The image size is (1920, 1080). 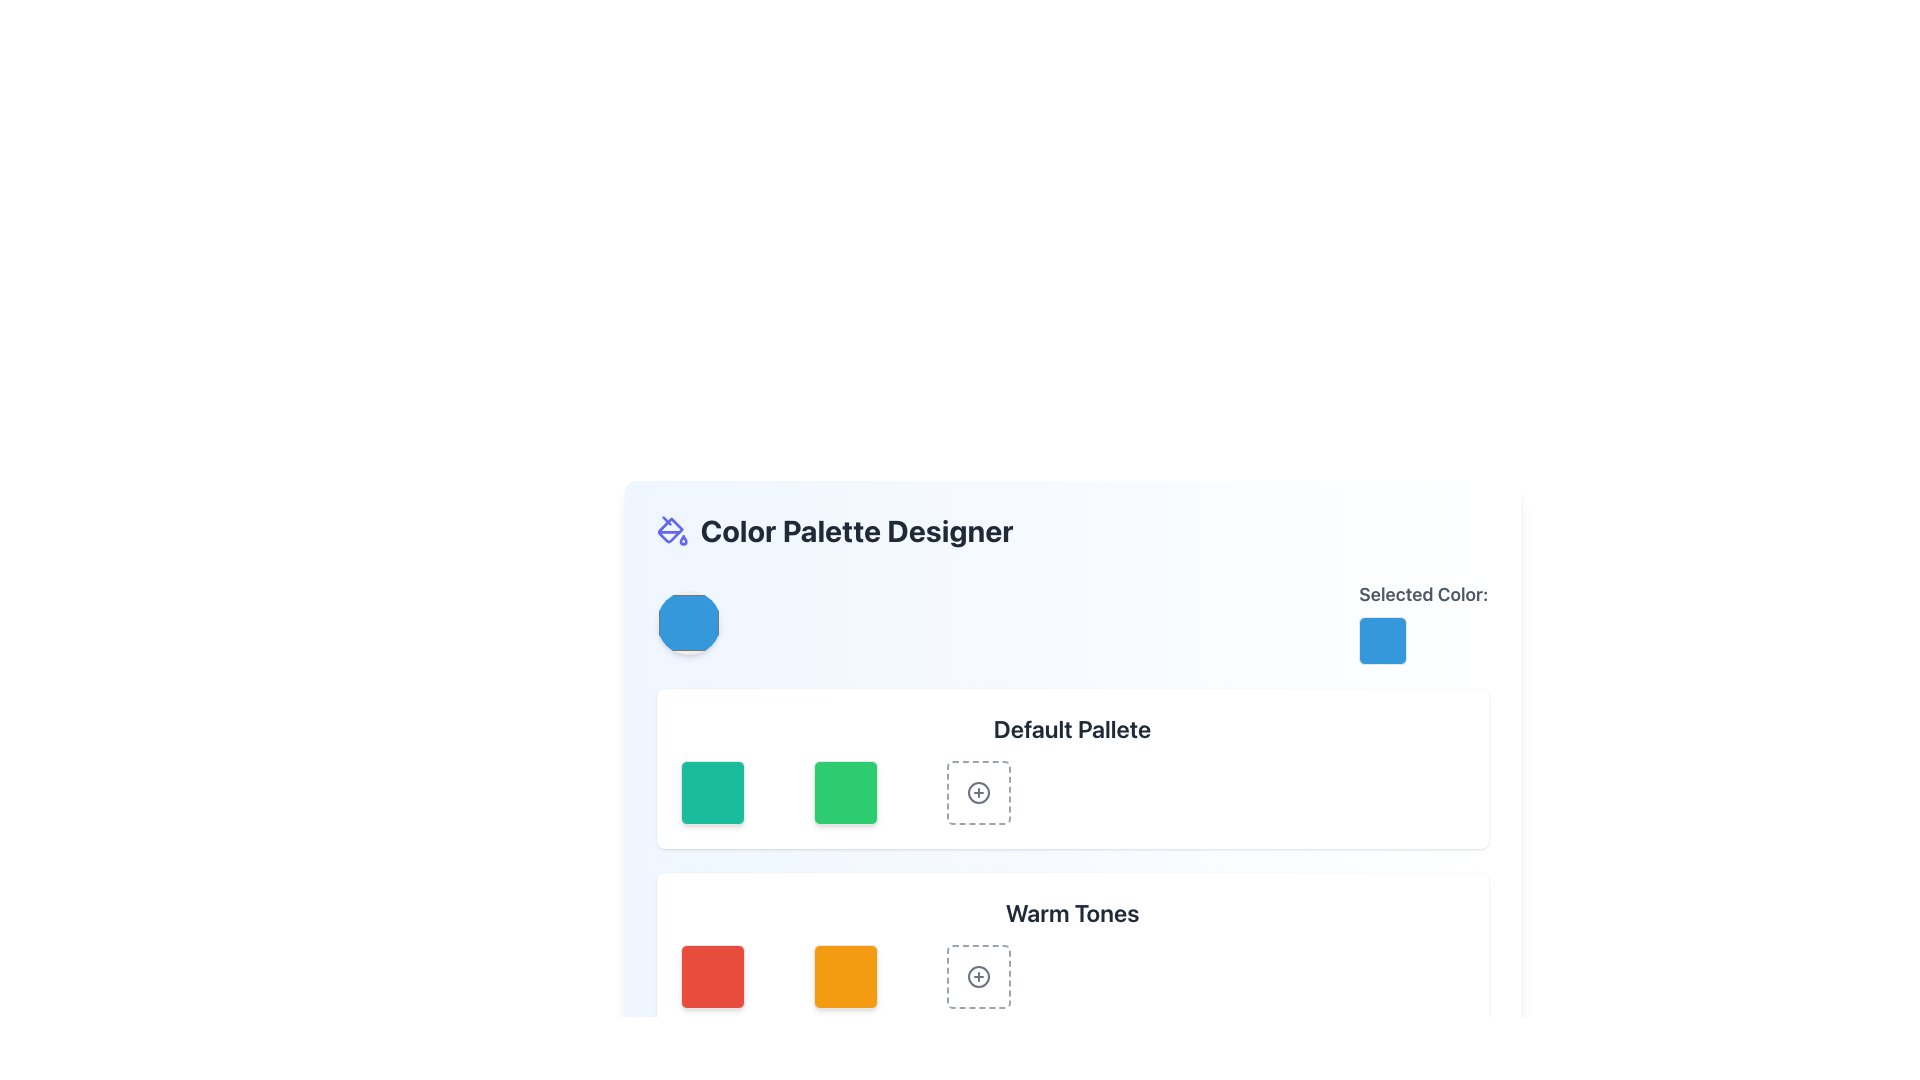 What do you see at coordinates (738, 975) in the screenshot?
I see `the first color swatch in the 'Warm Tones' row, which is a red square with rounded corners` at bounding box center [738, 975].